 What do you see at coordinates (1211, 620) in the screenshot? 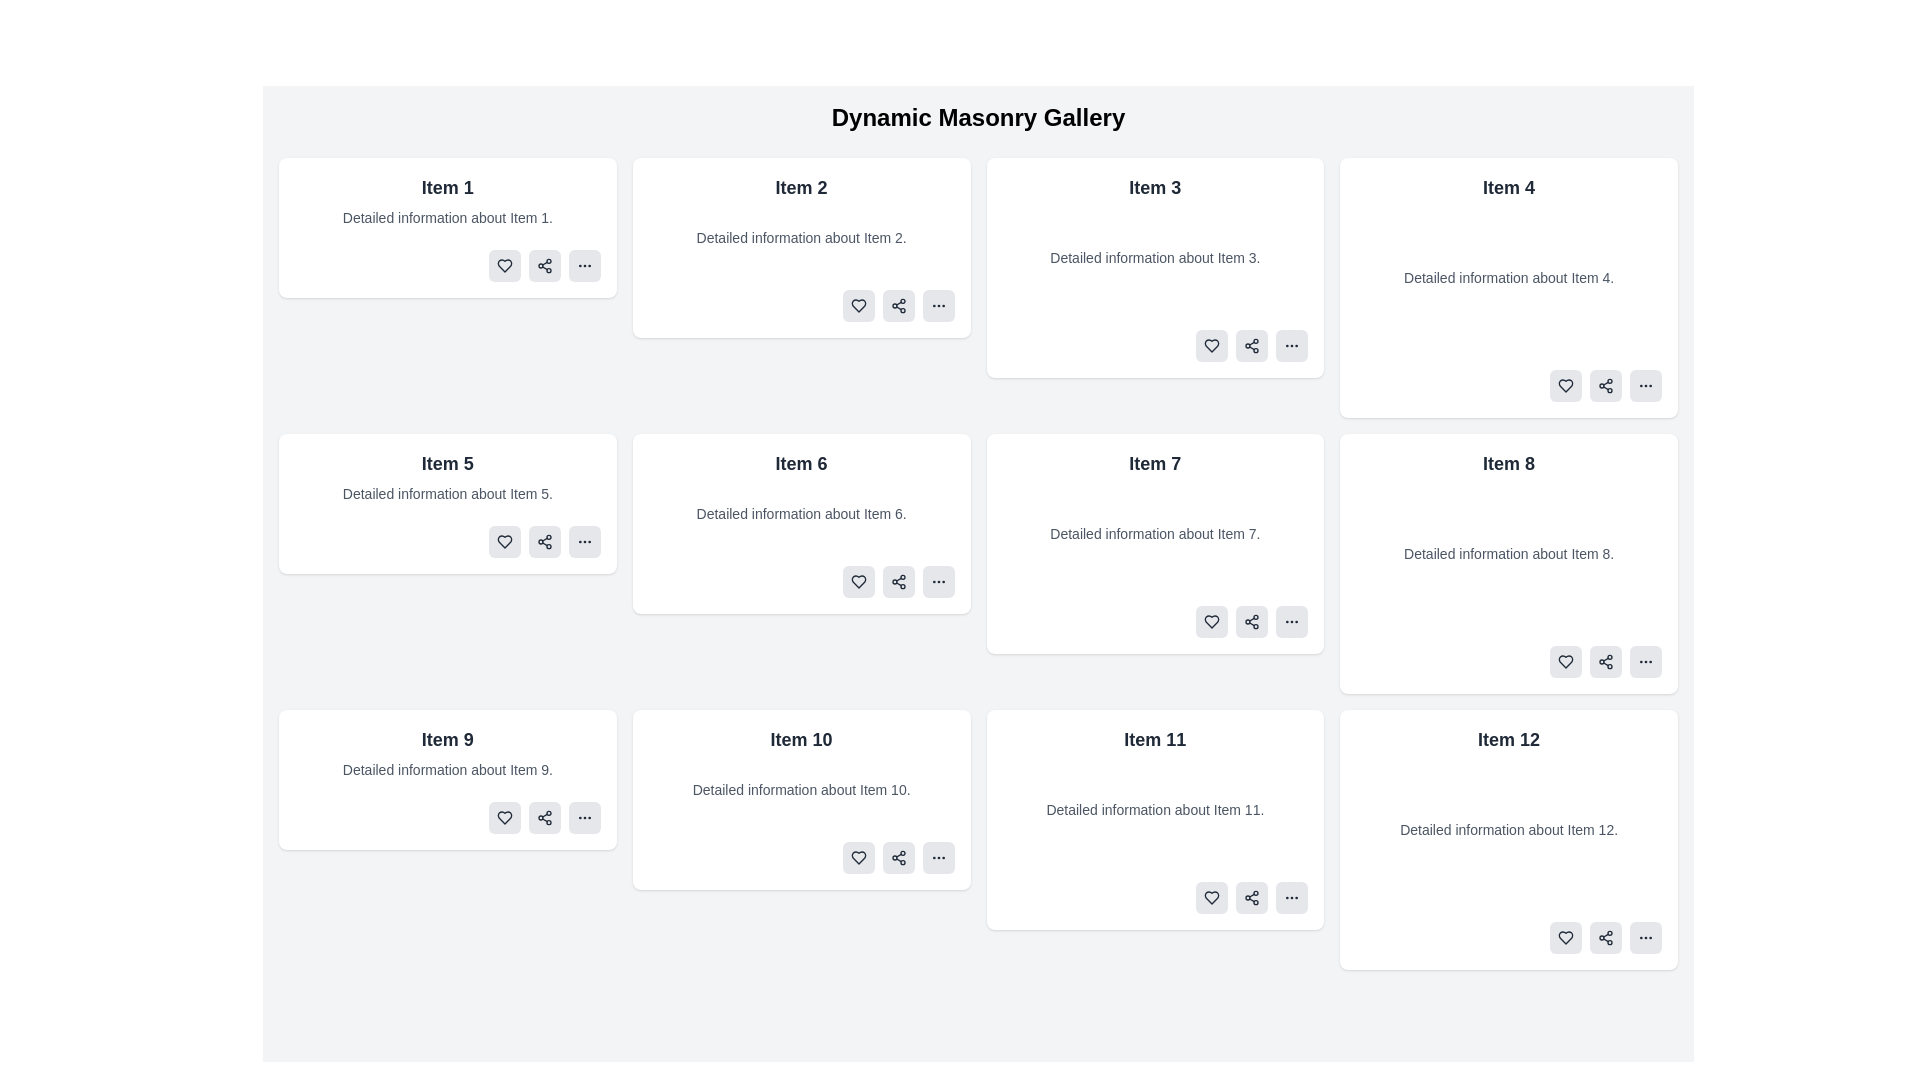
I see `the heart-shaped SVG icon used as a button for favoriting items, located within the 'Item 7' card, positioned below the descriptive text and to the left of the share button` at bounding box center [1211, 620].